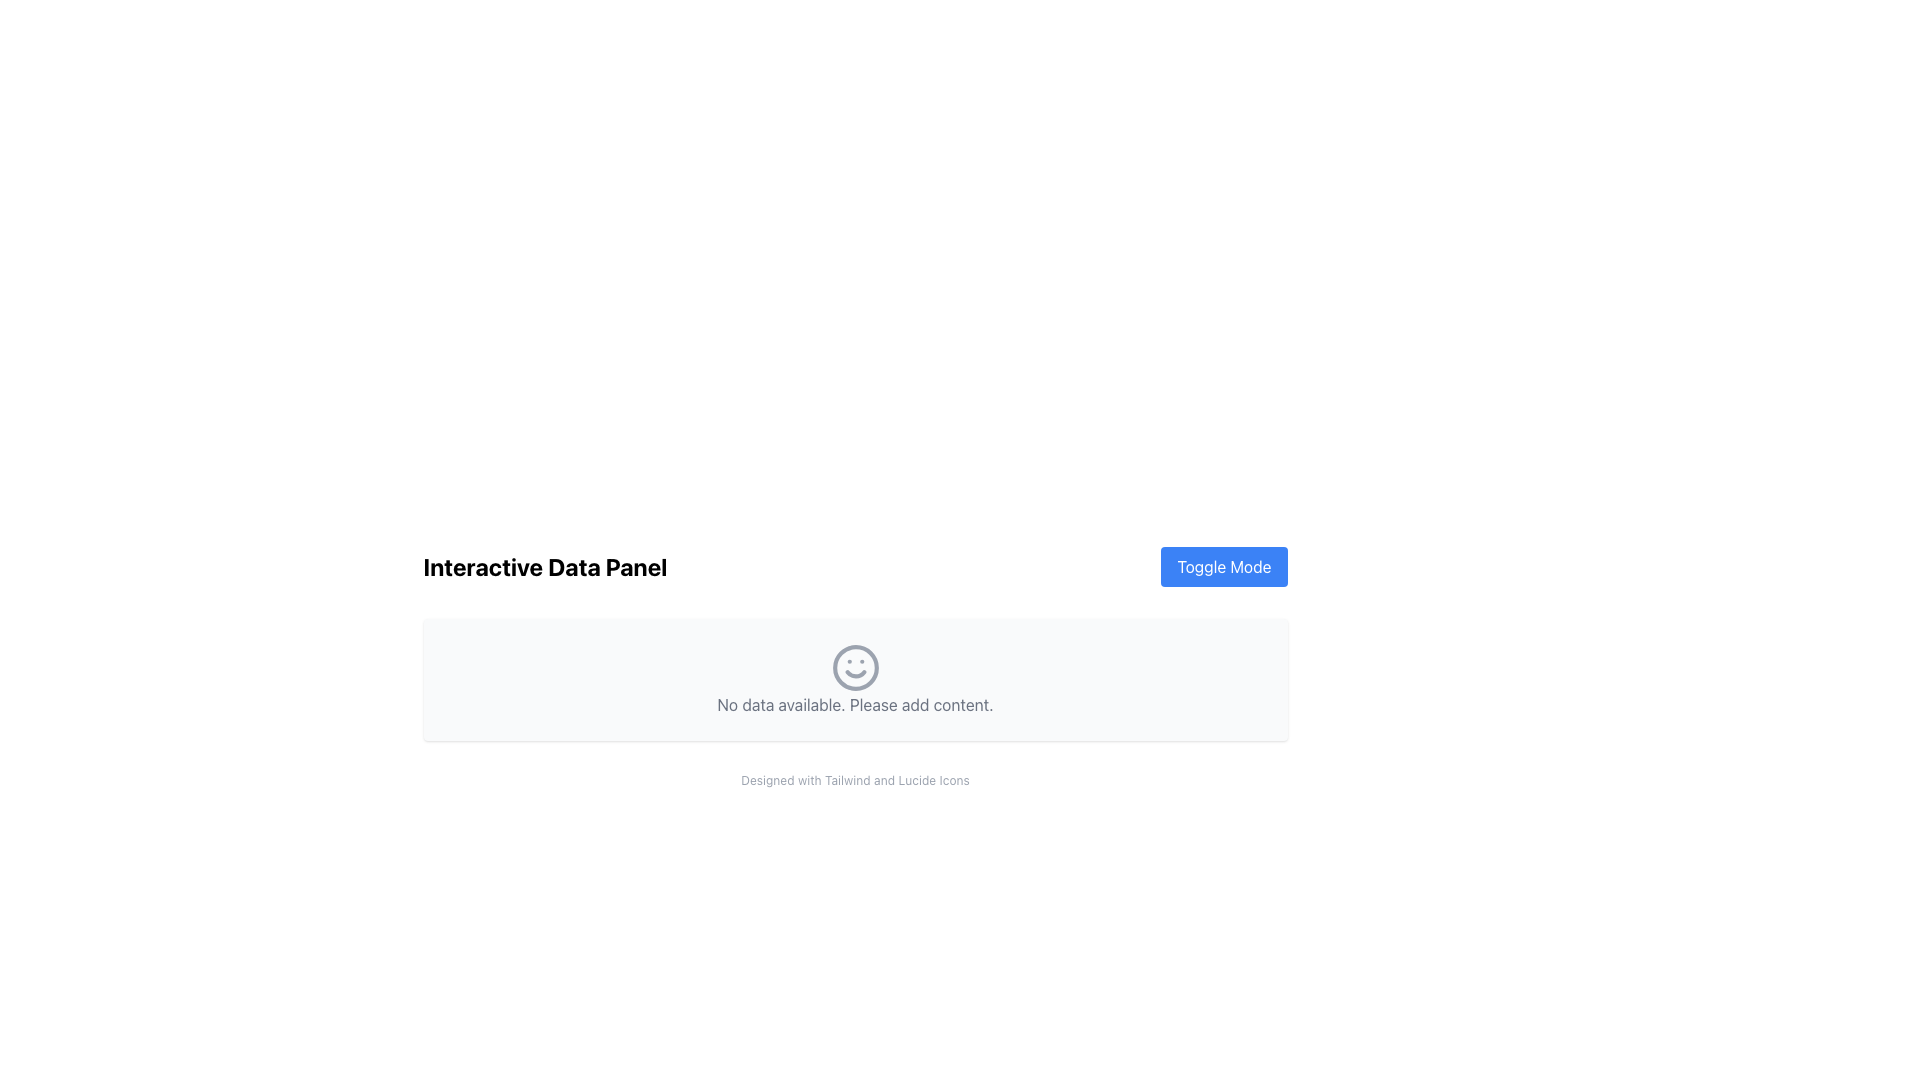 This screenshot has width=1920, height=1080. Describe the element at coordinates (1223, 567) in the screenshot. I see `the 'Toggle Mode' button located in the upper-right corner of the Interactive Data Panel` at that location.